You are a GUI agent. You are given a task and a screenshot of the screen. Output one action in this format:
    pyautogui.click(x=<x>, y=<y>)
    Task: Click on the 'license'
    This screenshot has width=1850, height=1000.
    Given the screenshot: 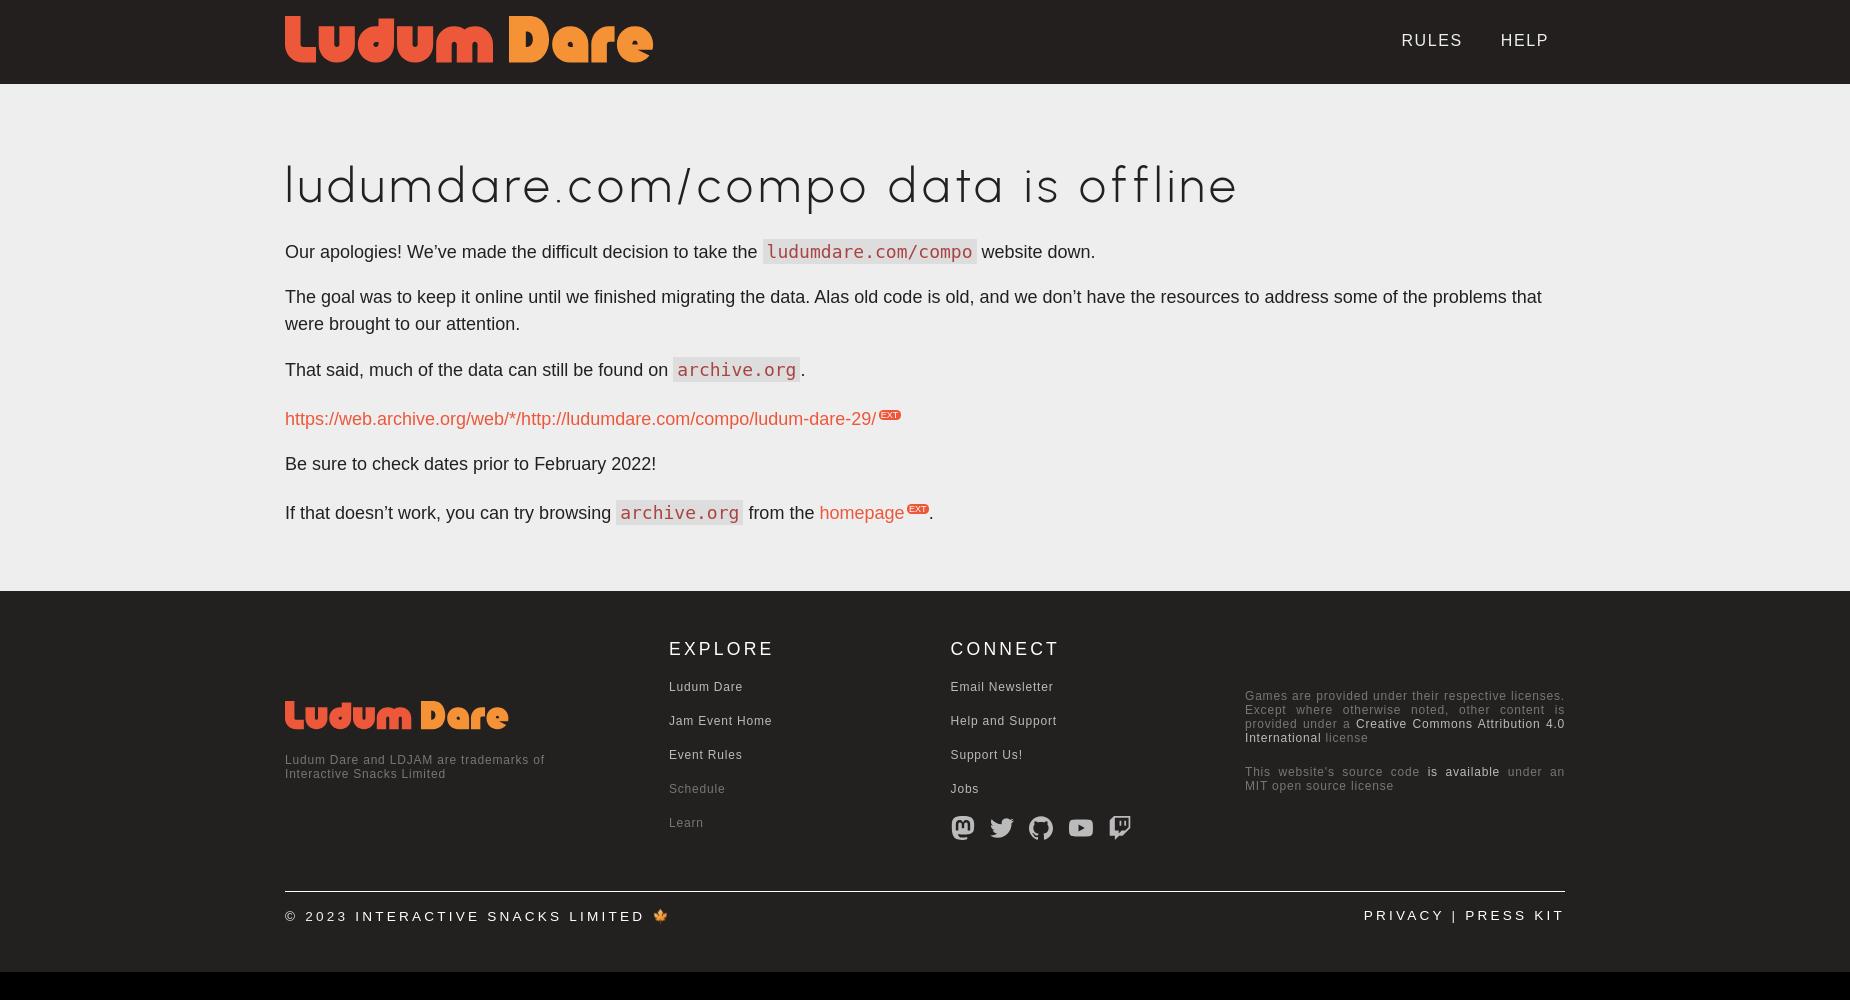 What is the action you would take?
    pyautogui.click(x=1343, y=737)
    